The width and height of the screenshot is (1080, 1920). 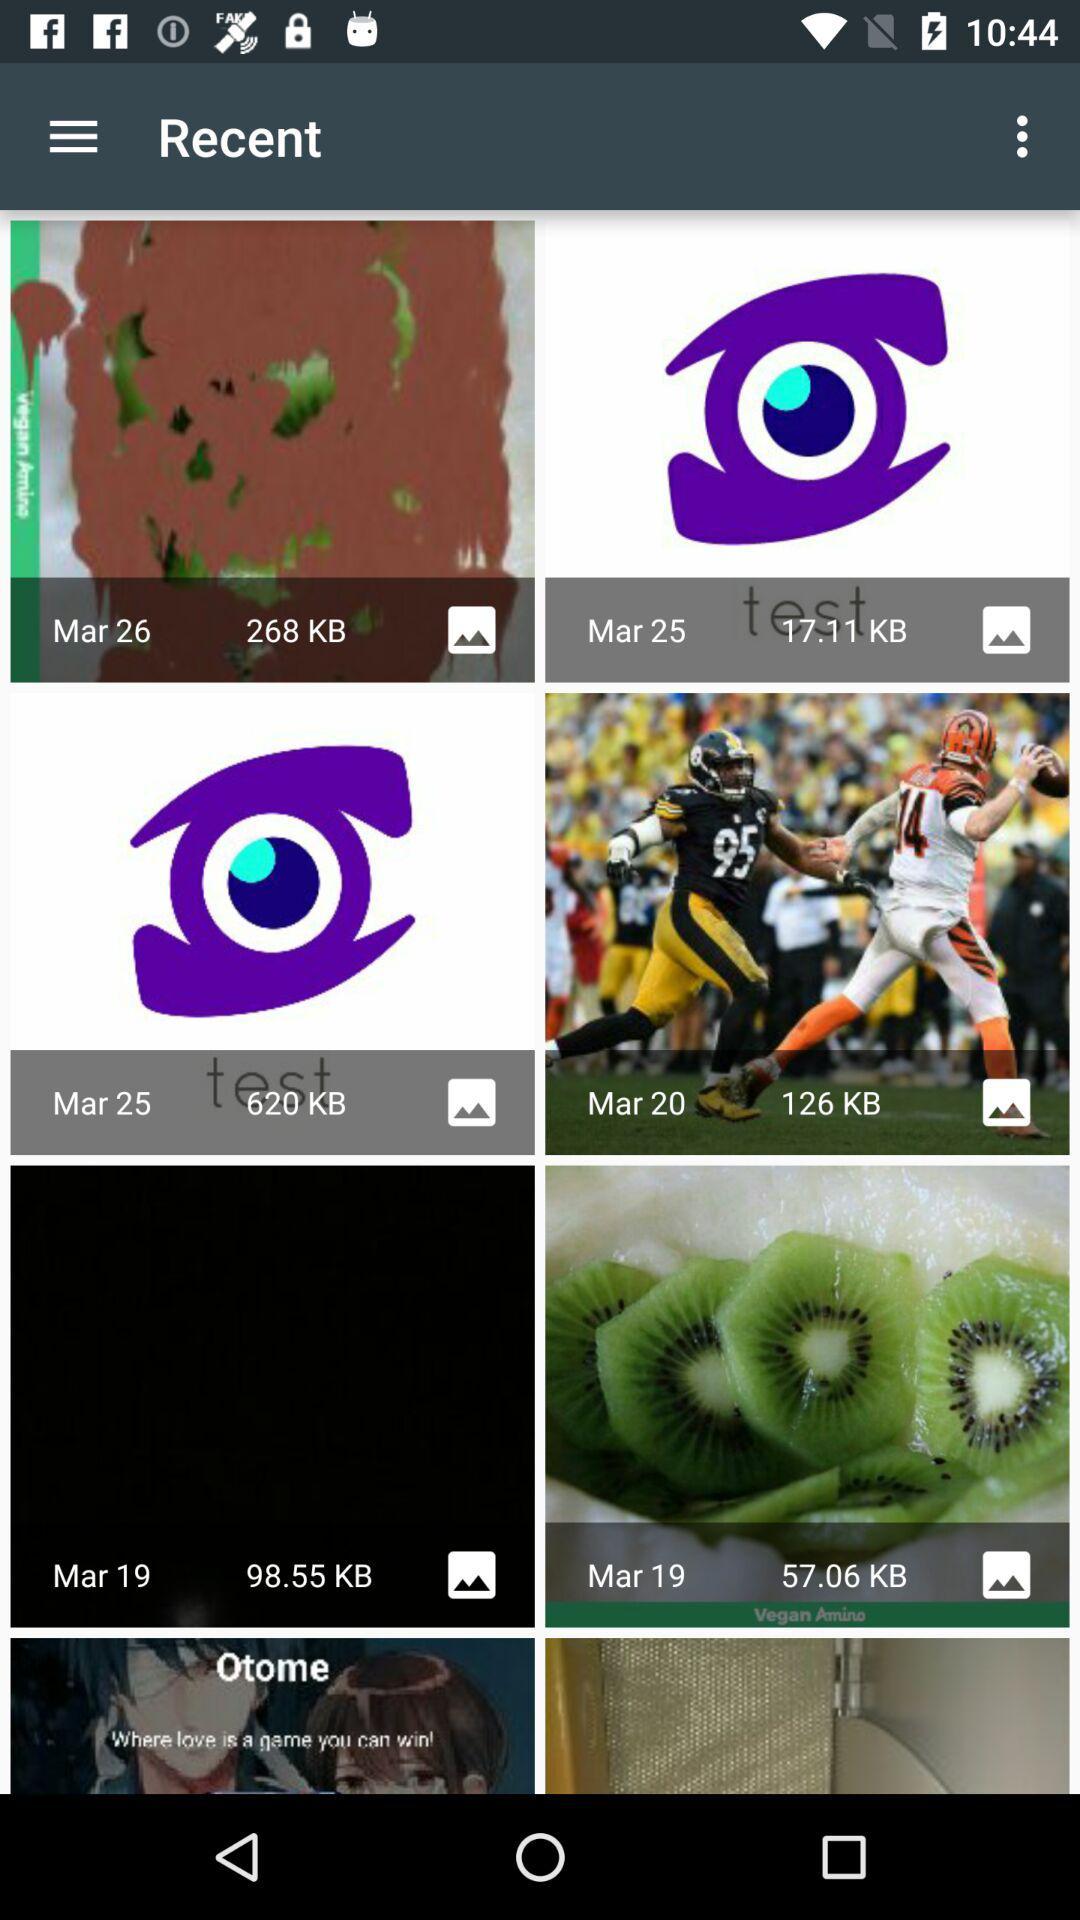 I want to click on the image below recent, so click(x=273, y=450).